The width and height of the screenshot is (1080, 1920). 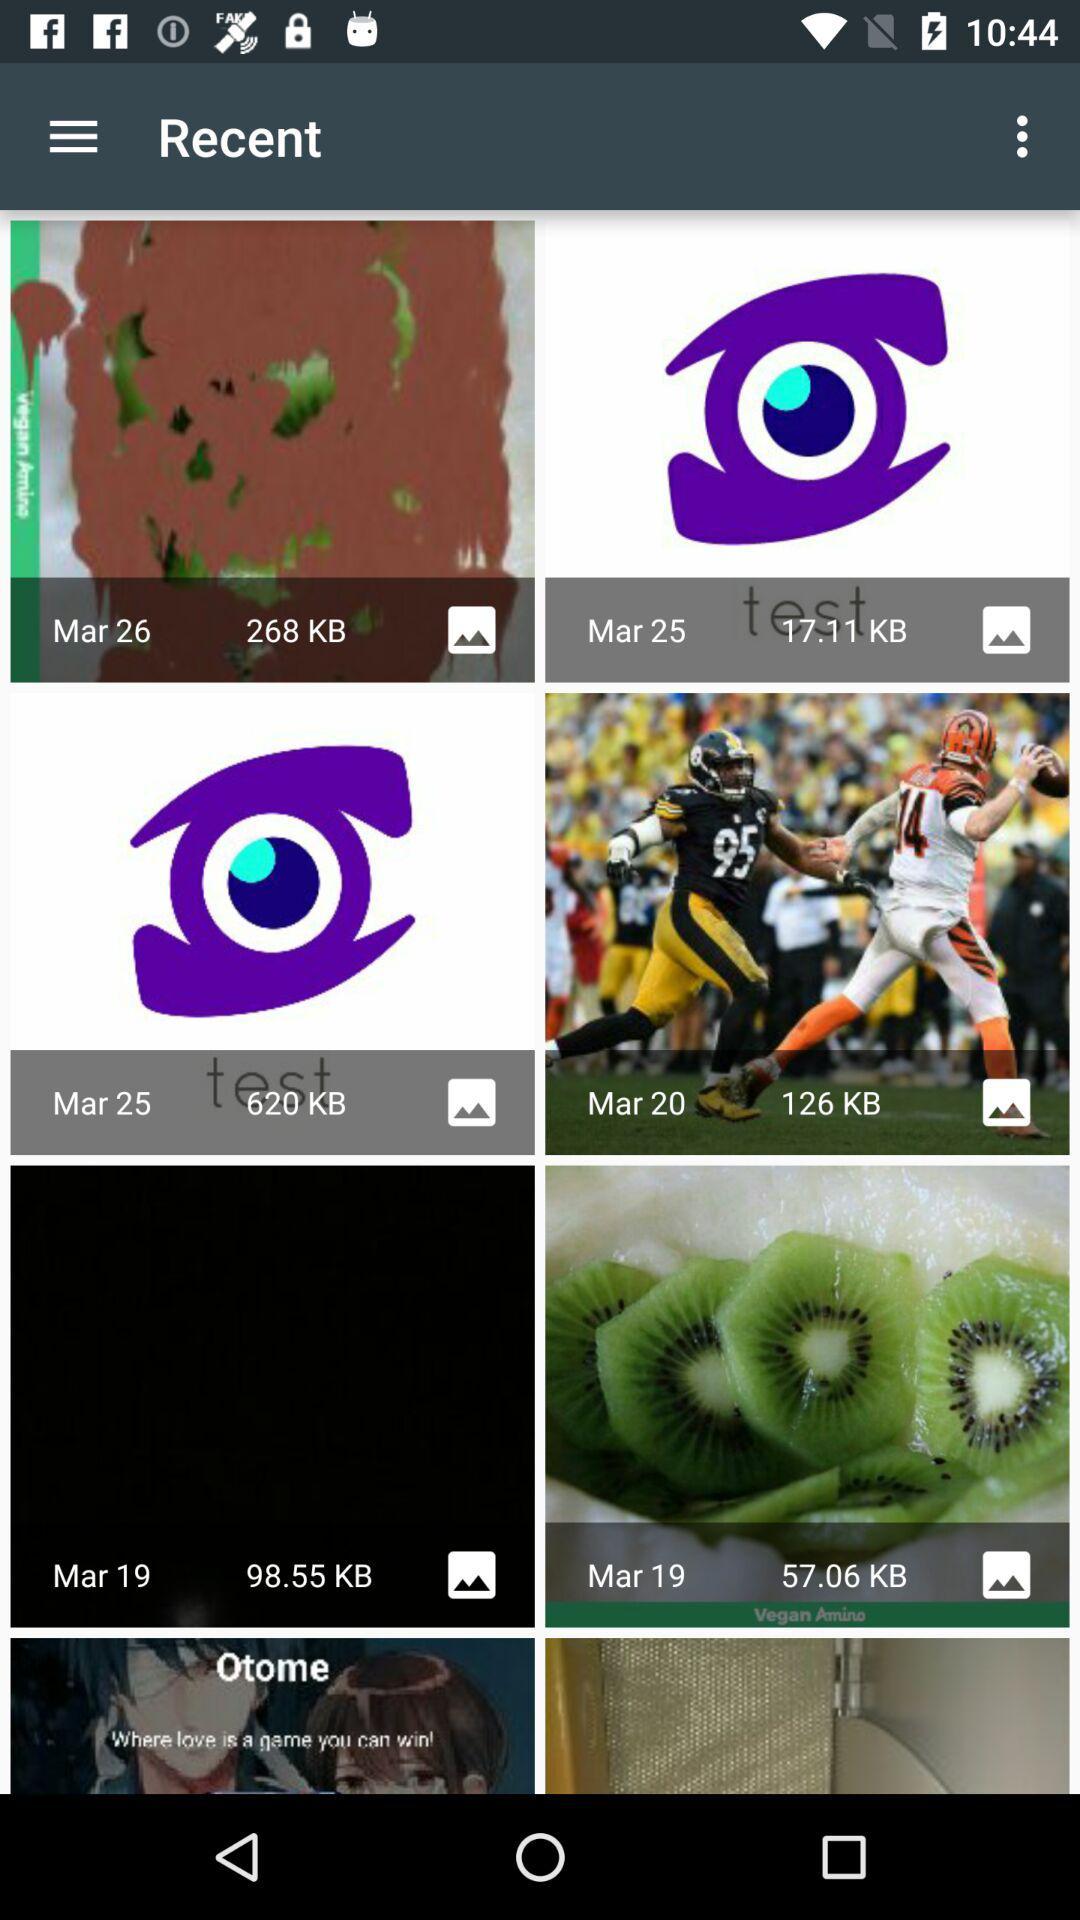 I want to click on the image below recent, so click(x=273, y=450).